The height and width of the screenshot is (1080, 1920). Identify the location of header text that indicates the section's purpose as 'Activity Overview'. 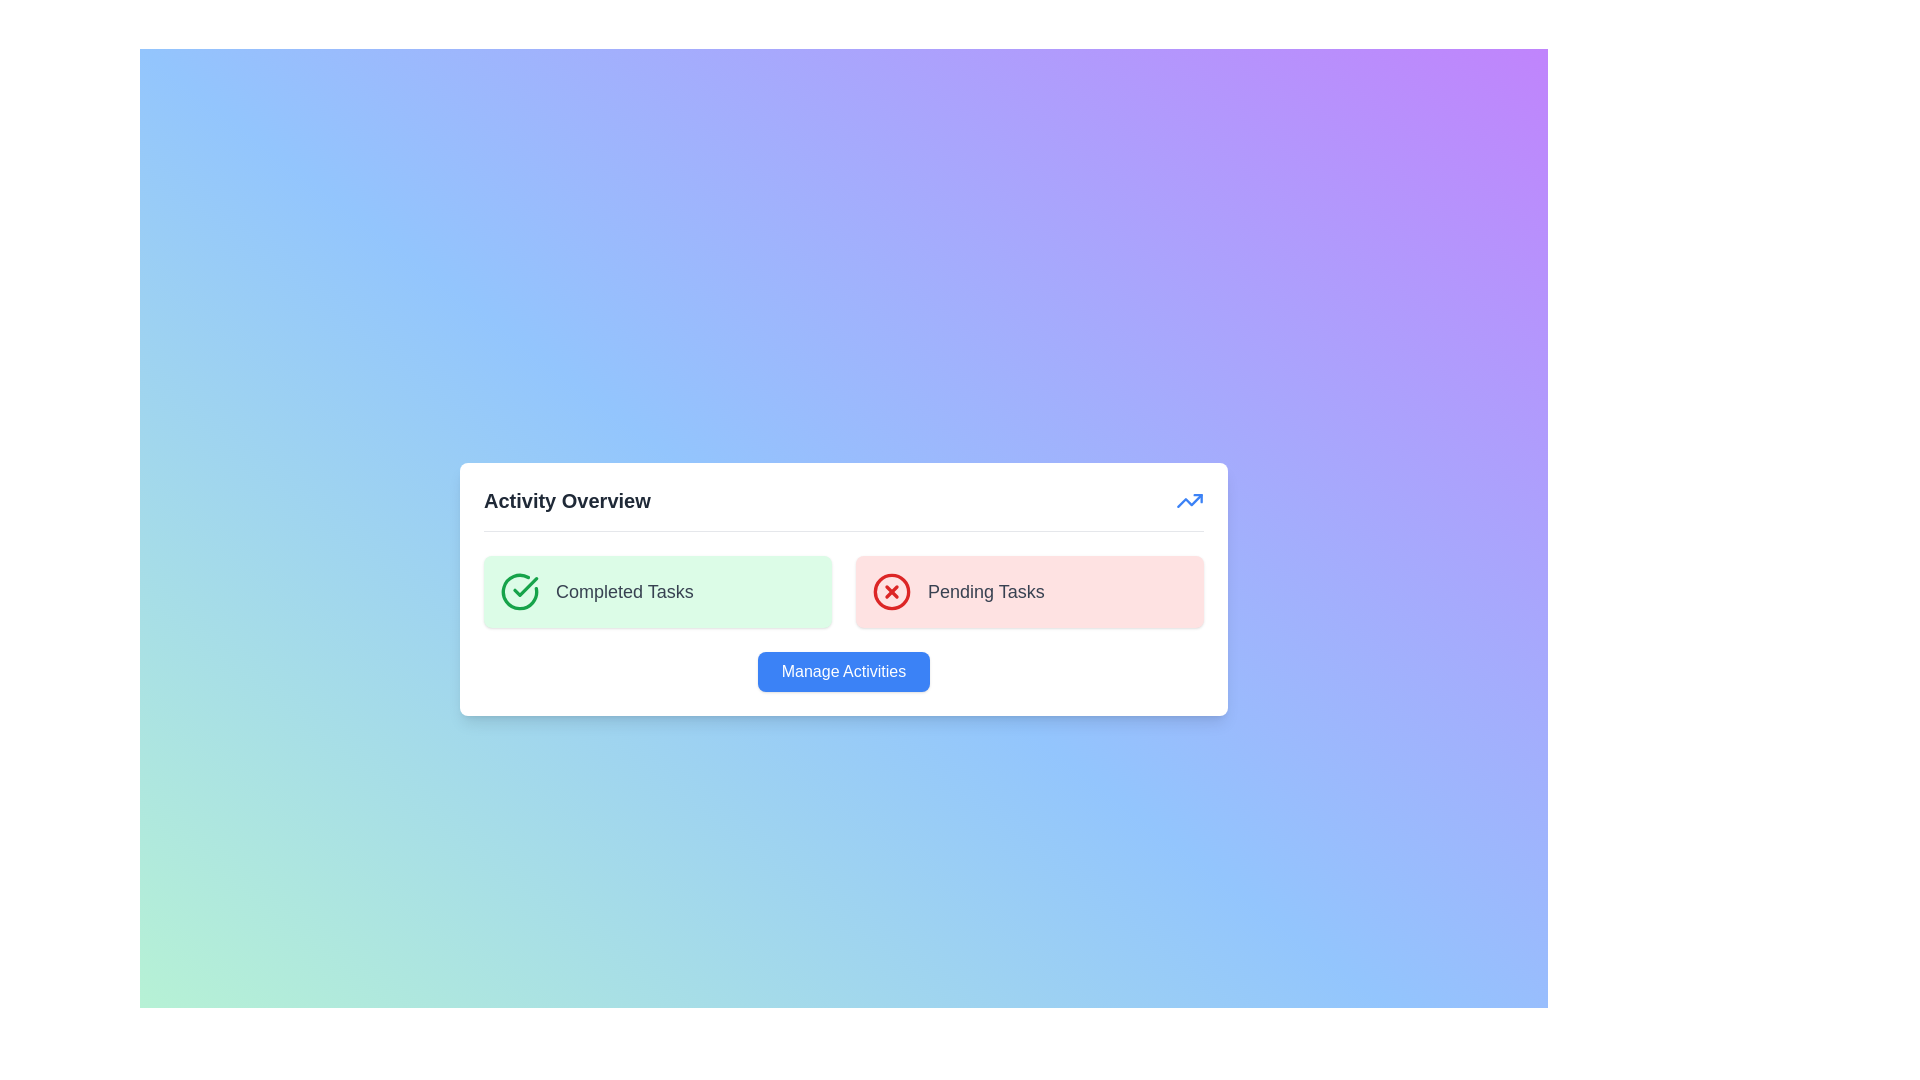
(566, 499).